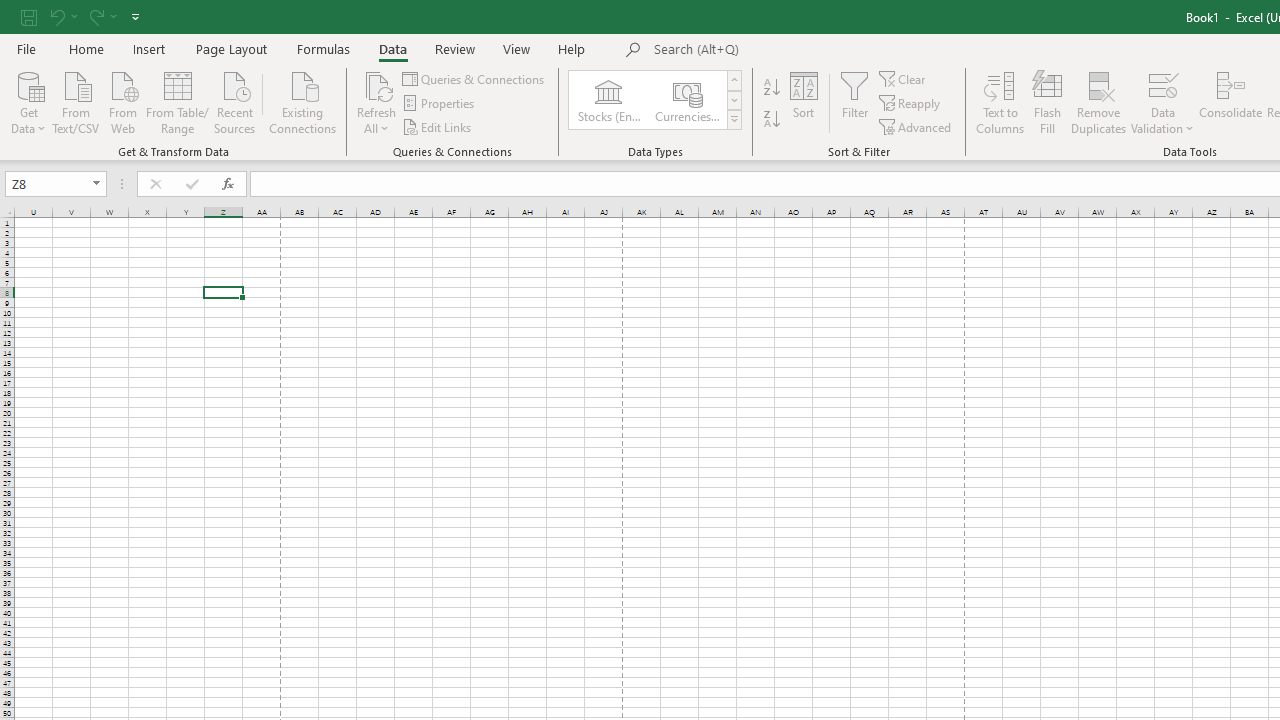  What do you see at coordinates (302, 101) in the screenshot?
I see `'Existing Connections'` at bounding box center [302, 101].